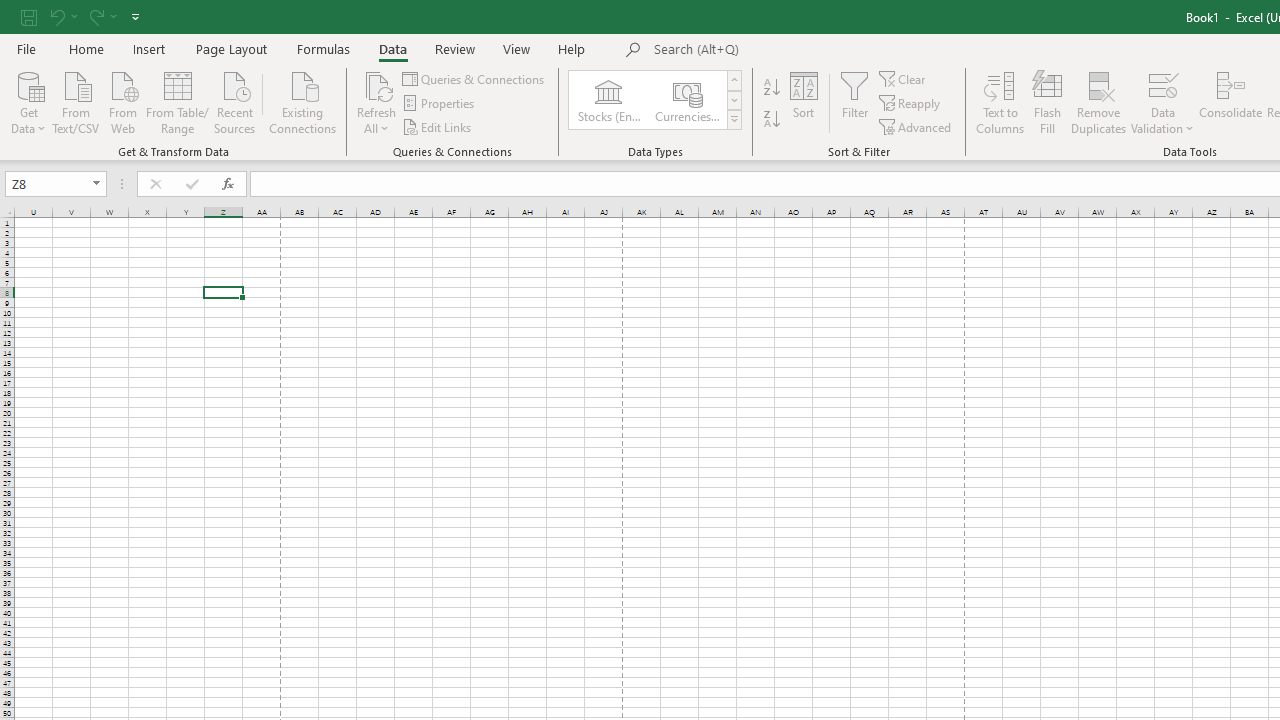  What do you see at coordinates (302, 101) in the screenshot?
I see `'Existing Connections'` at bounding box center [302, 101].